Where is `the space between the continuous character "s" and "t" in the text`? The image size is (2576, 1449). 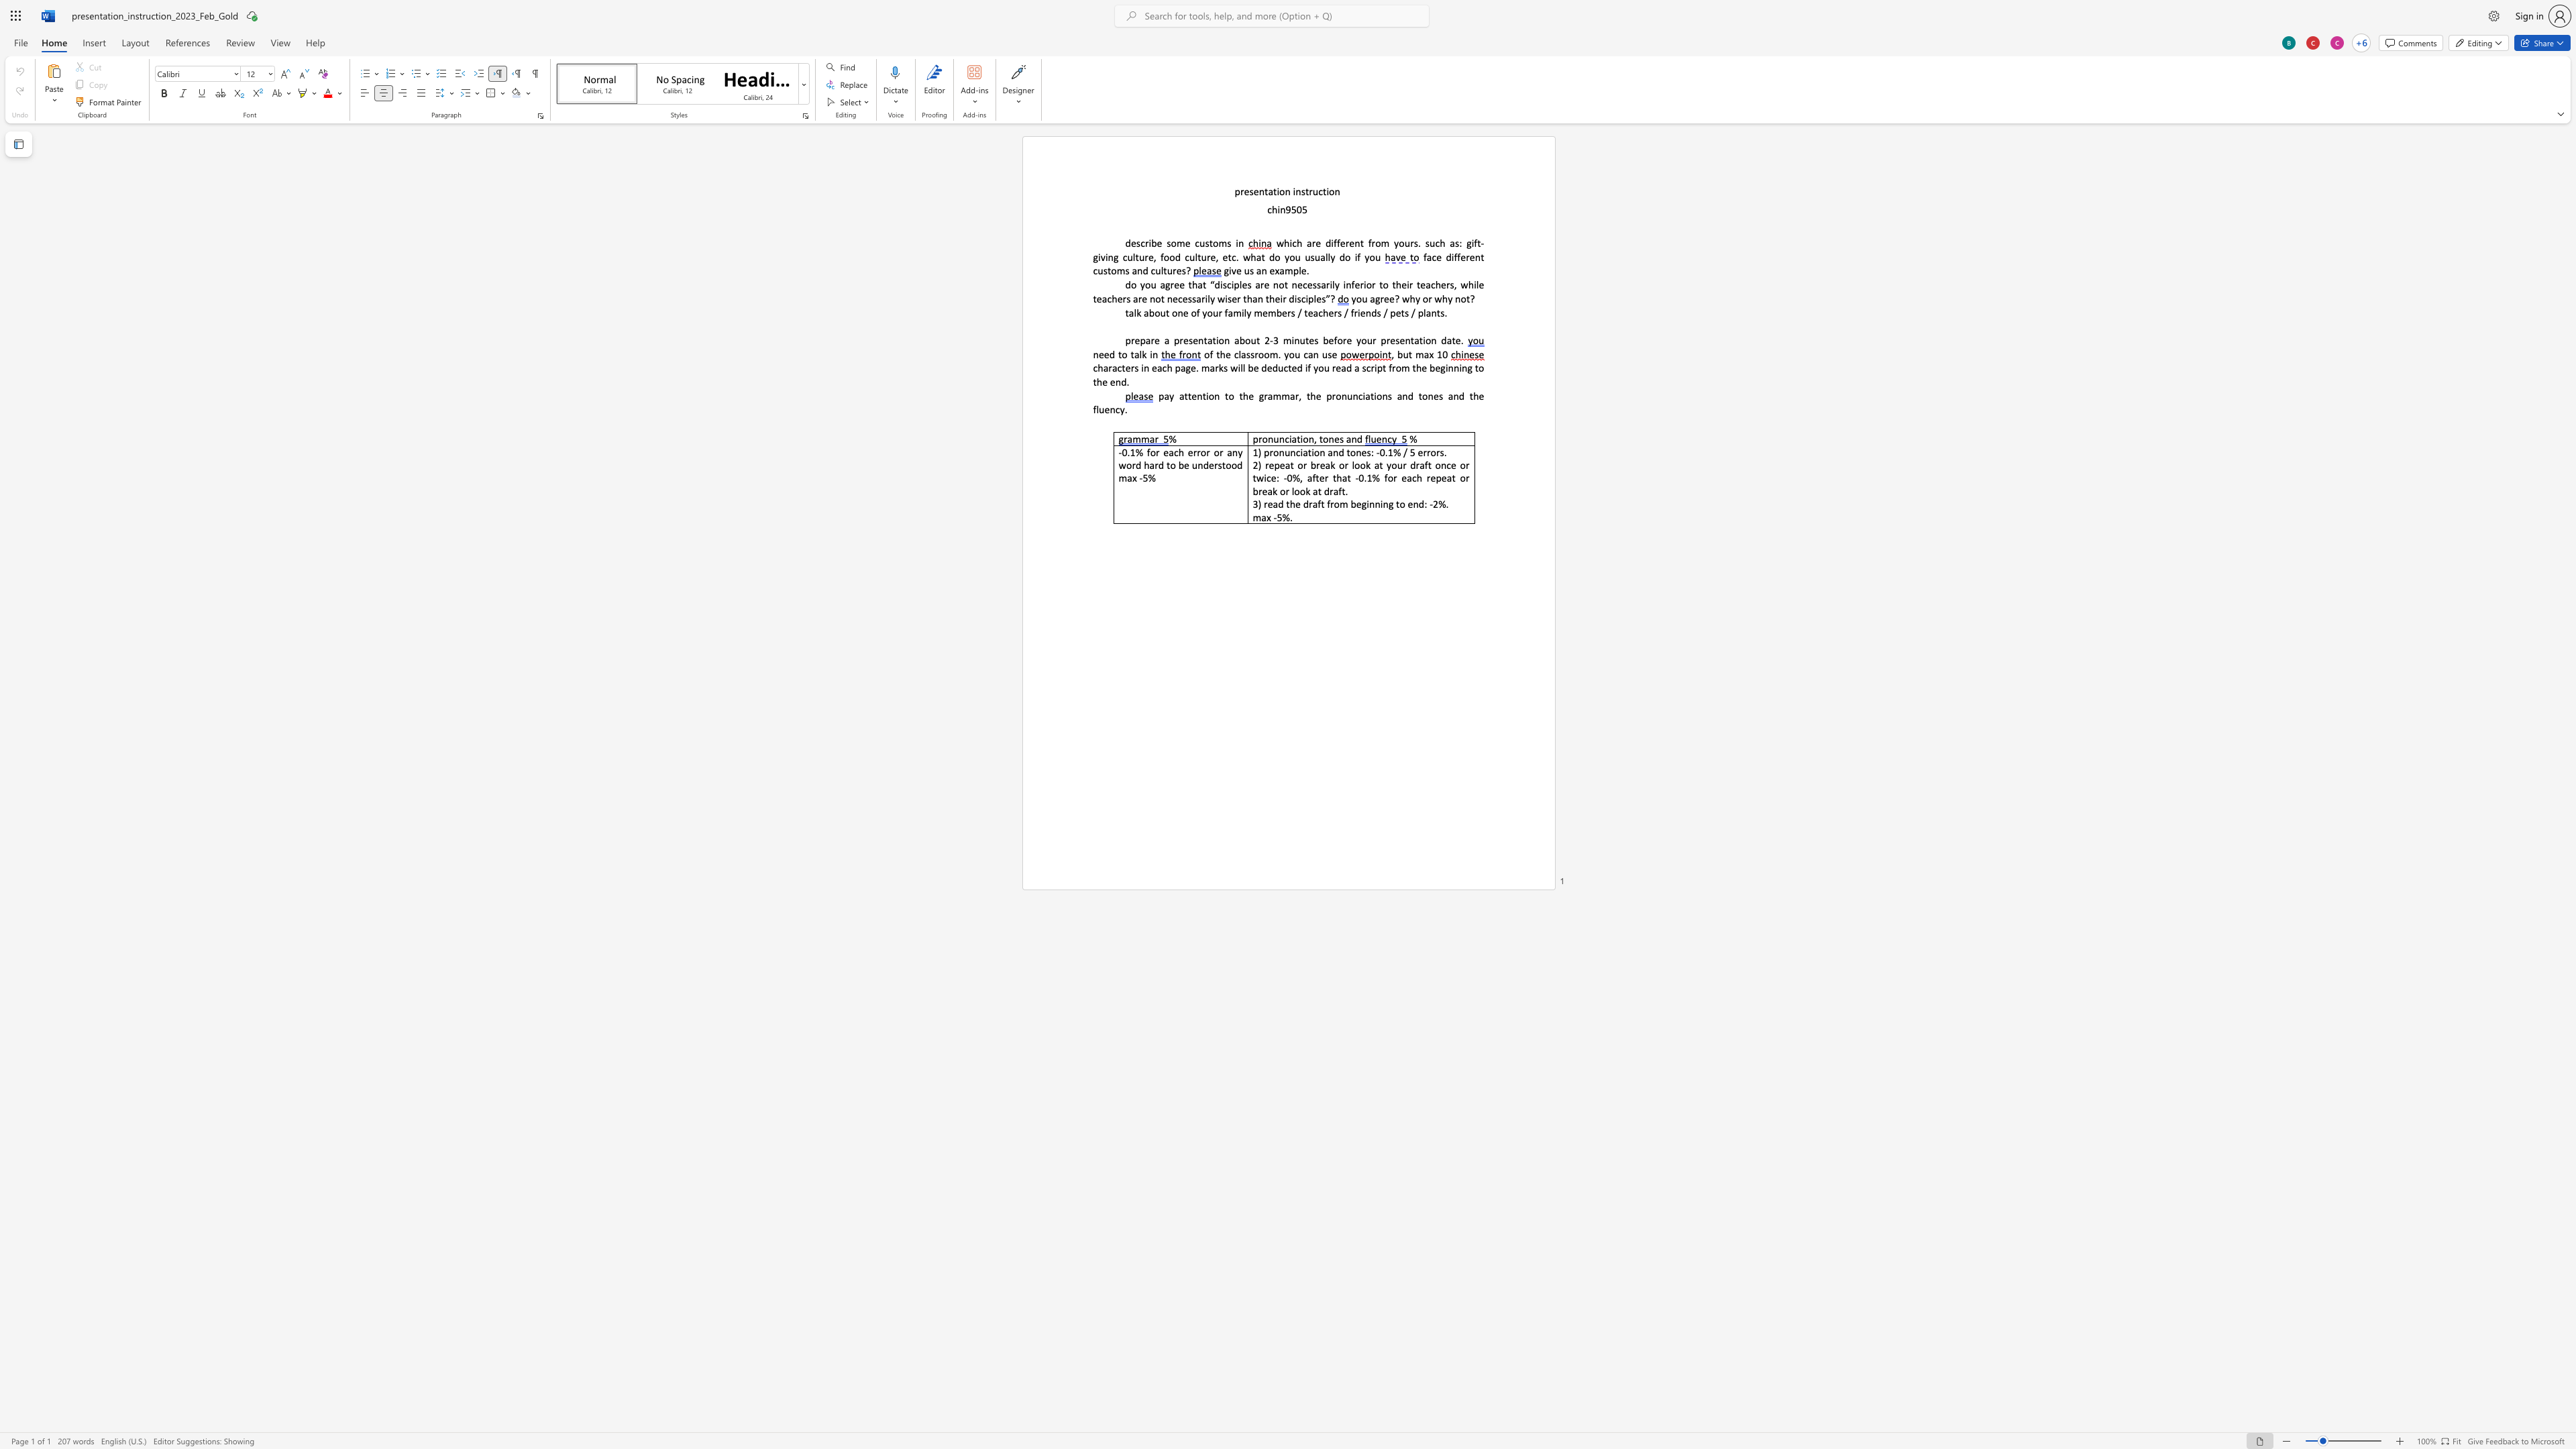
the space between the continuous character "s" and "t" in the text is located at coordinates (1304, 191).